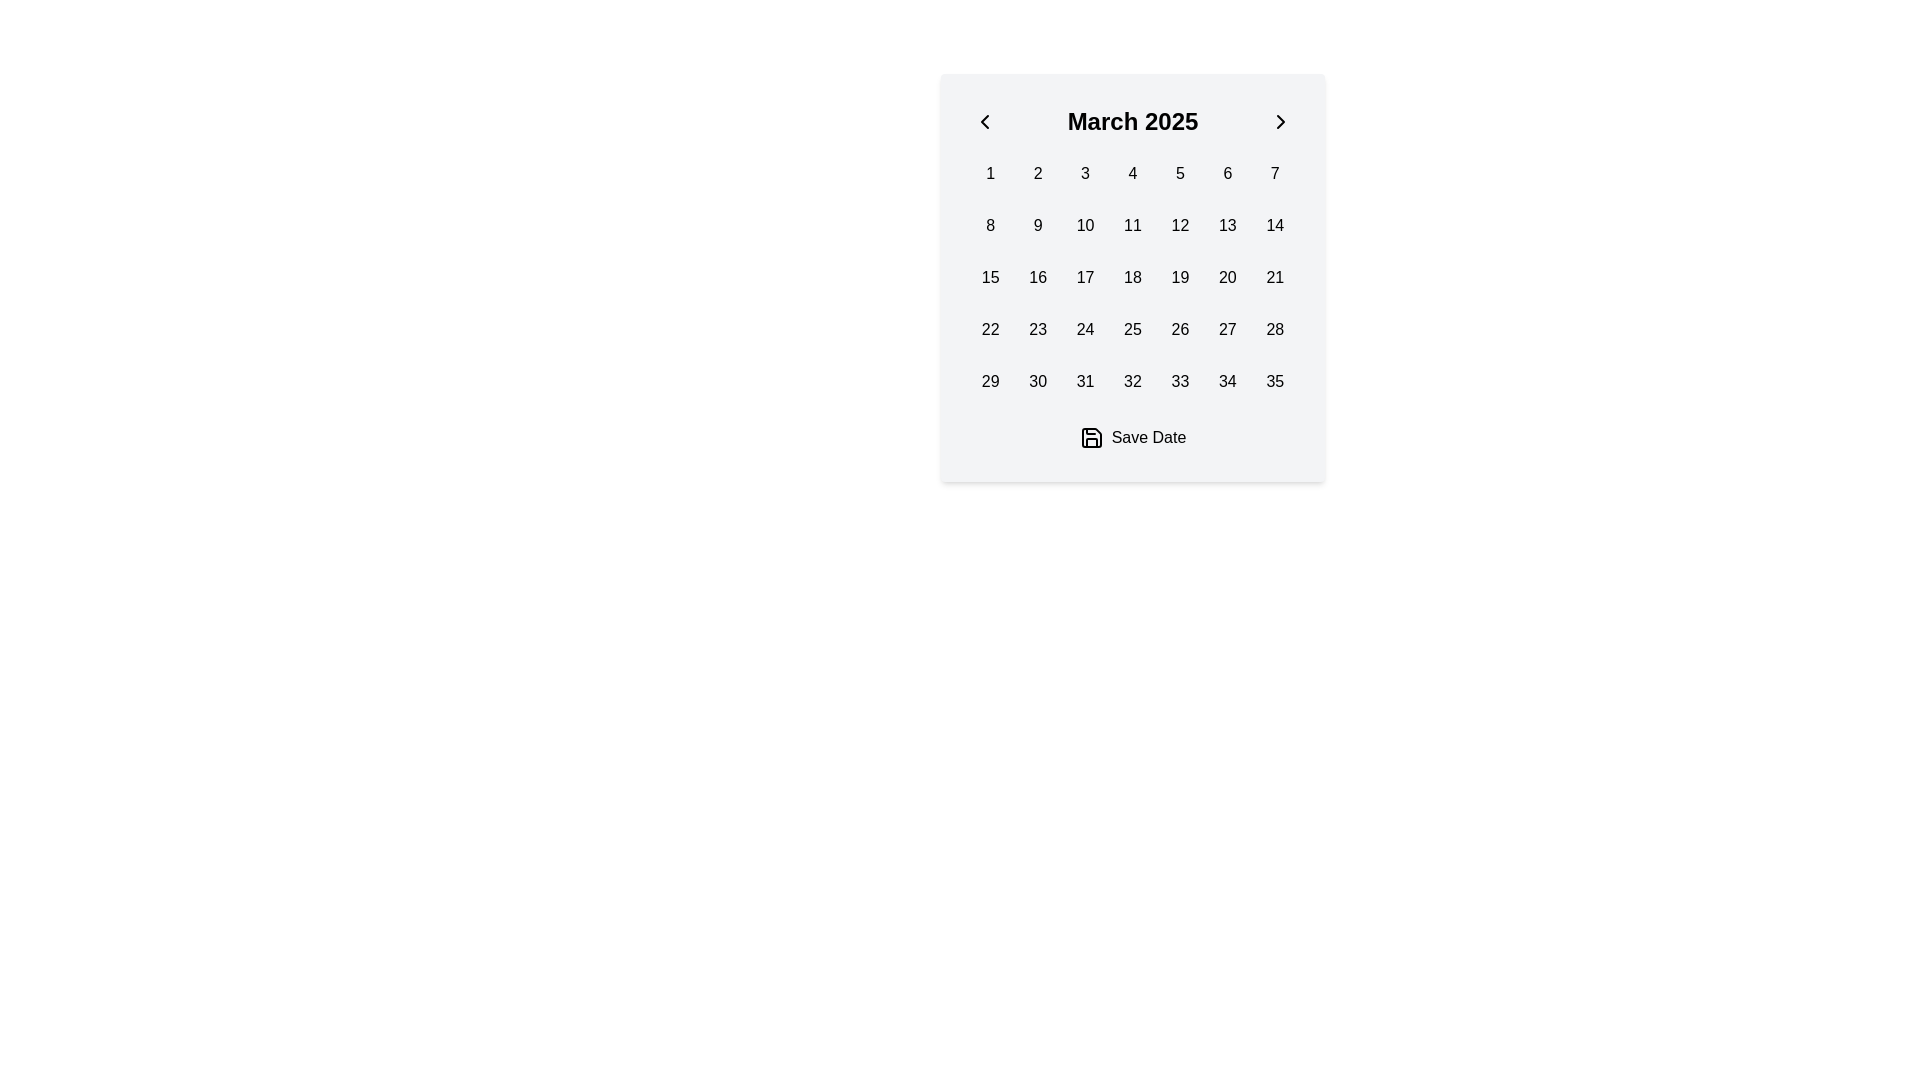 The height and width of the screenshot is (1080, 1920). What do you see at coordinates (1132, 277) in the screenshot?
I see `the button displaying the number '18' in the calendar grid layout` at bounding box center [1132, 277].